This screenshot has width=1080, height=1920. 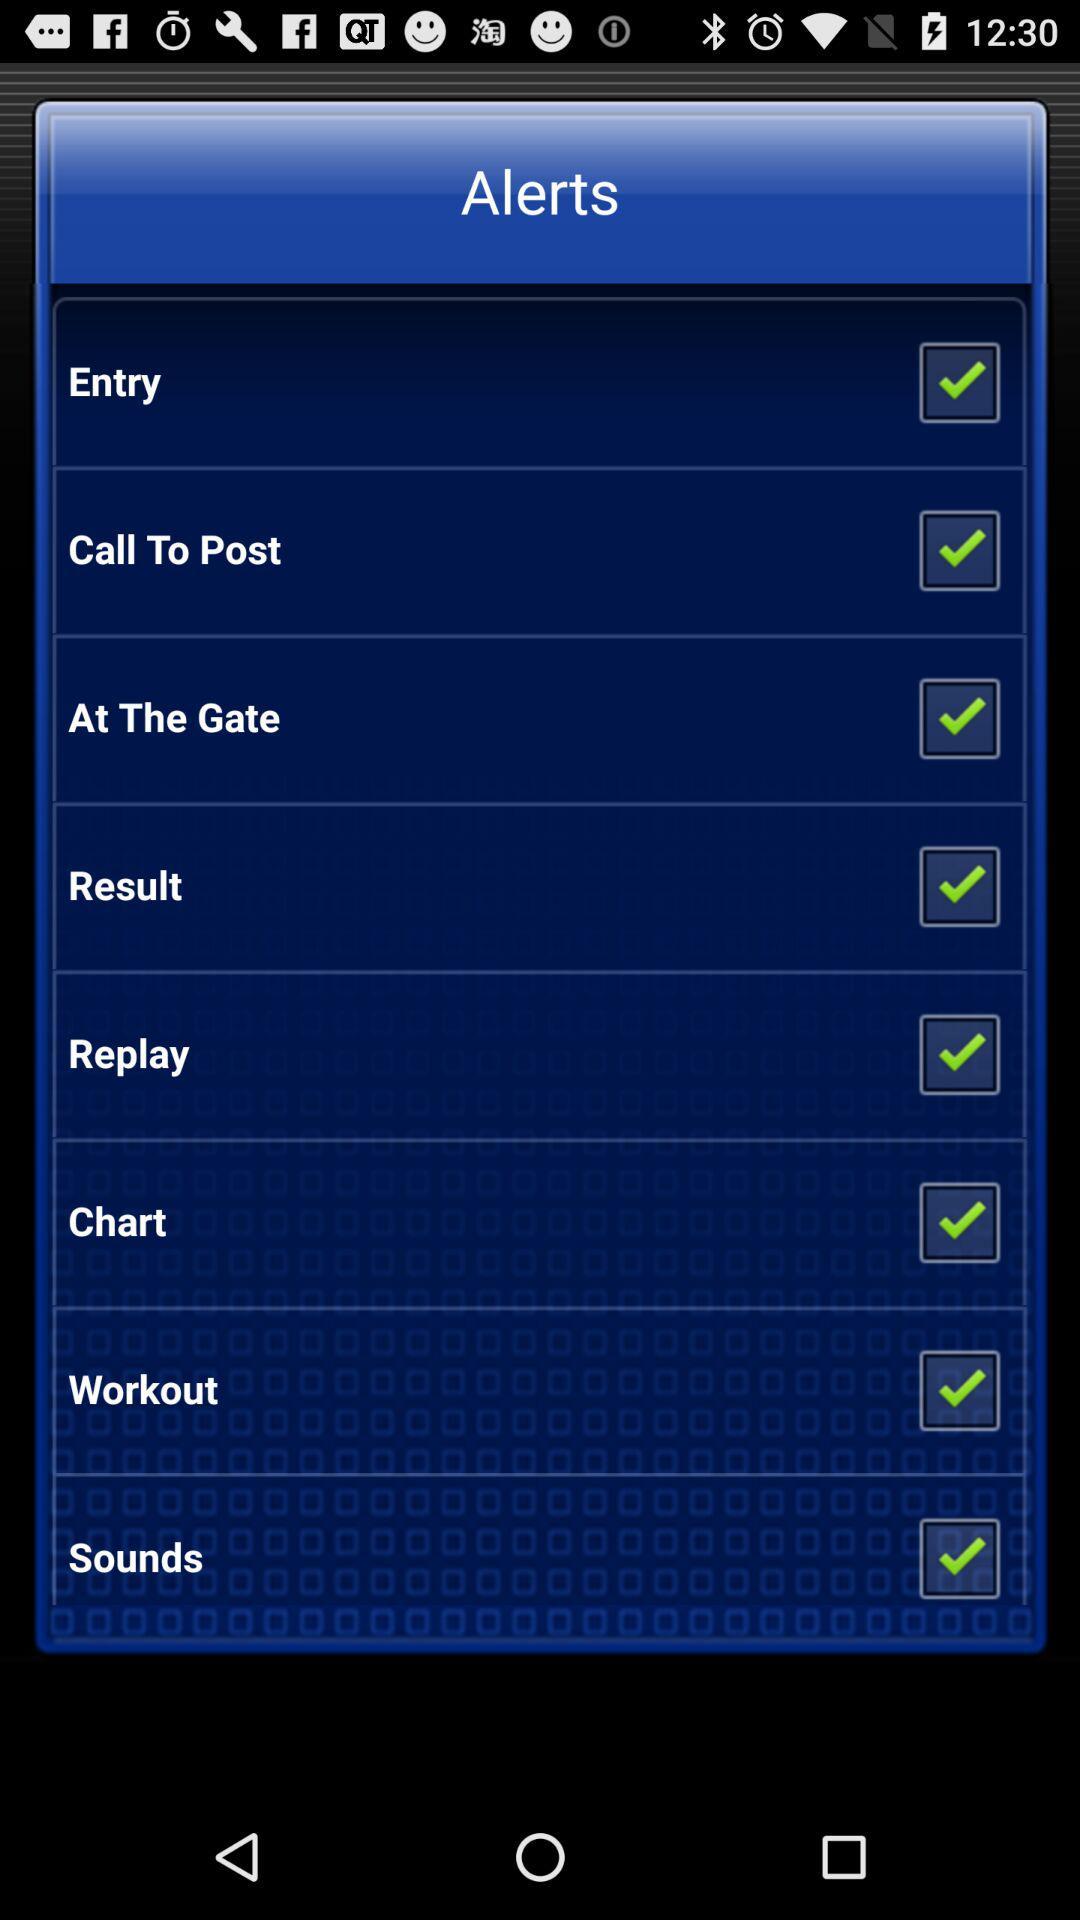 What do you see at coordinates (957, 548) in the screenshot?
I see `check or uncheck option` at bounding box center [957, 548].